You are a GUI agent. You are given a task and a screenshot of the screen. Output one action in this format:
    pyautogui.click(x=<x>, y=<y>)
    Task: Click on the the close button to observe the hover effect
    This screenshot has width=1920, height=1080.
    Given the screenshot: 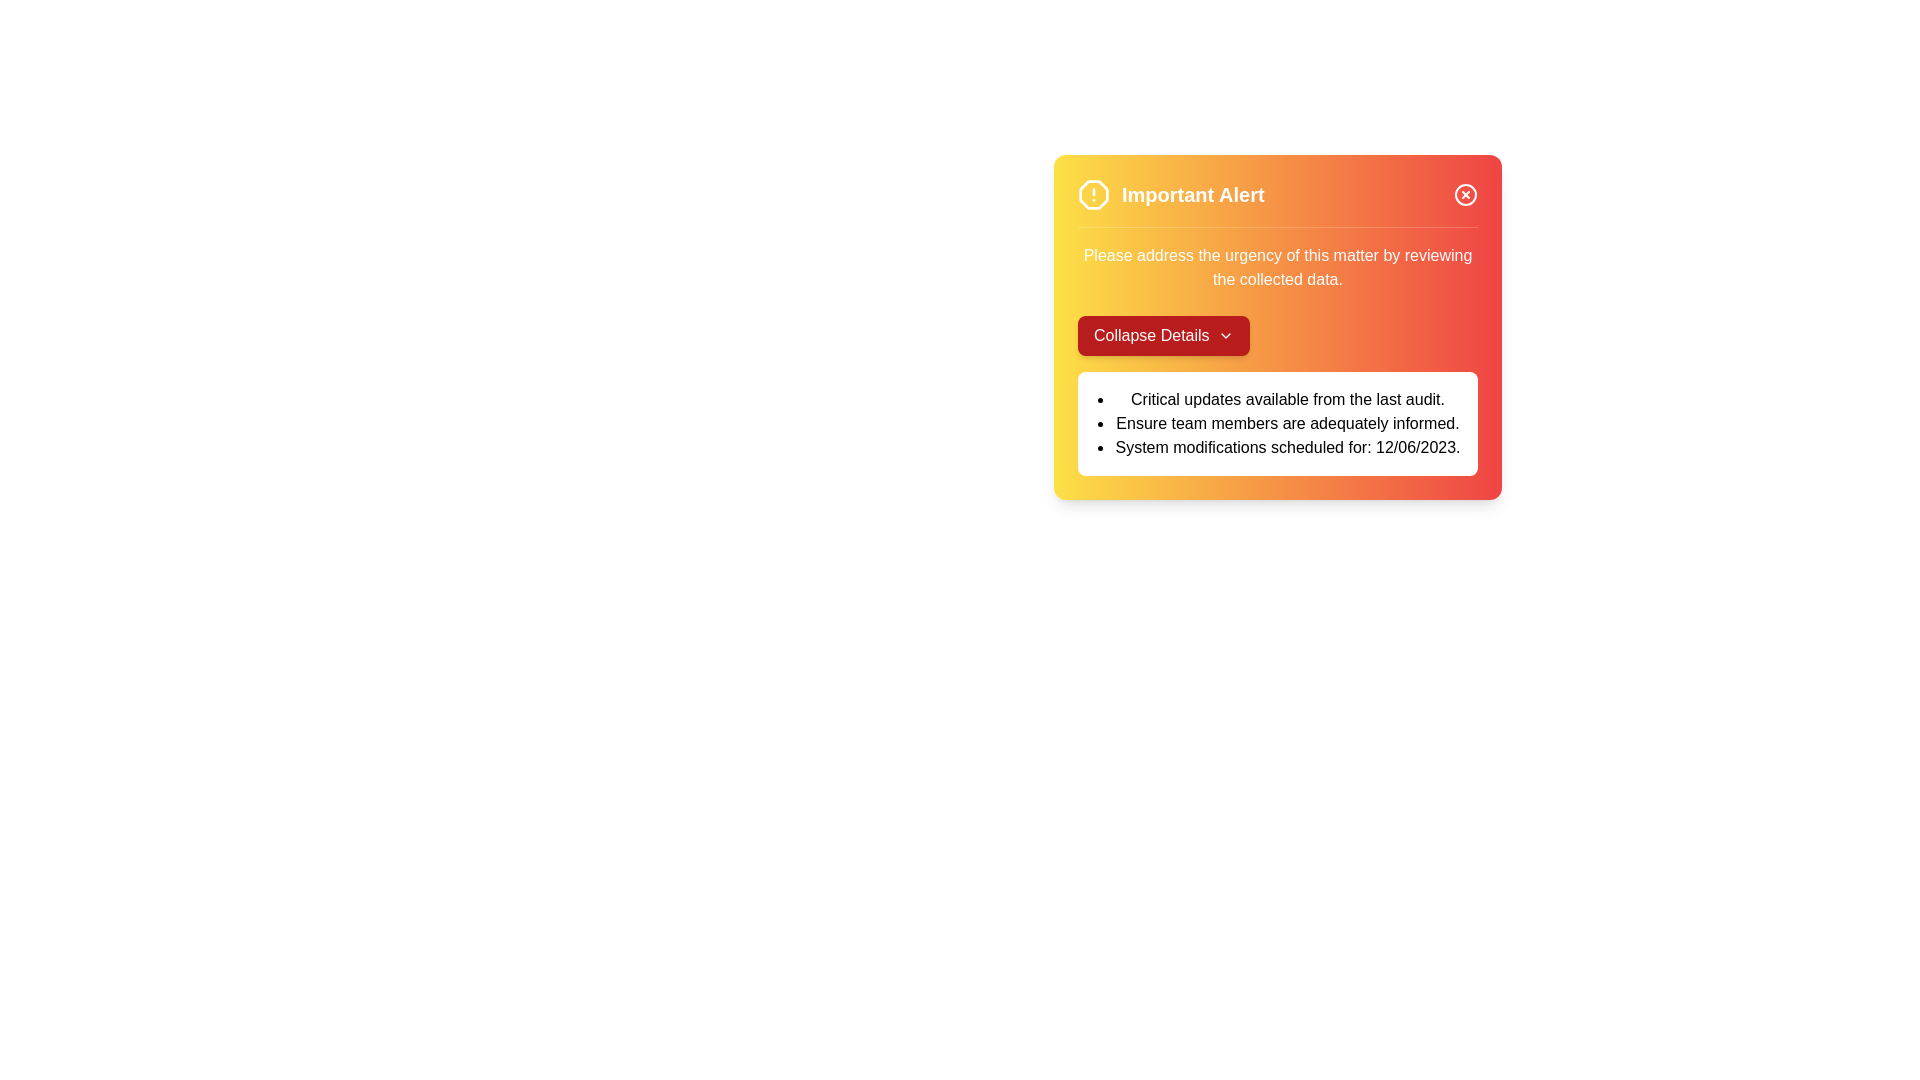 What is the action you would take?
    pyautogui.click(x=1465, y=195)
    